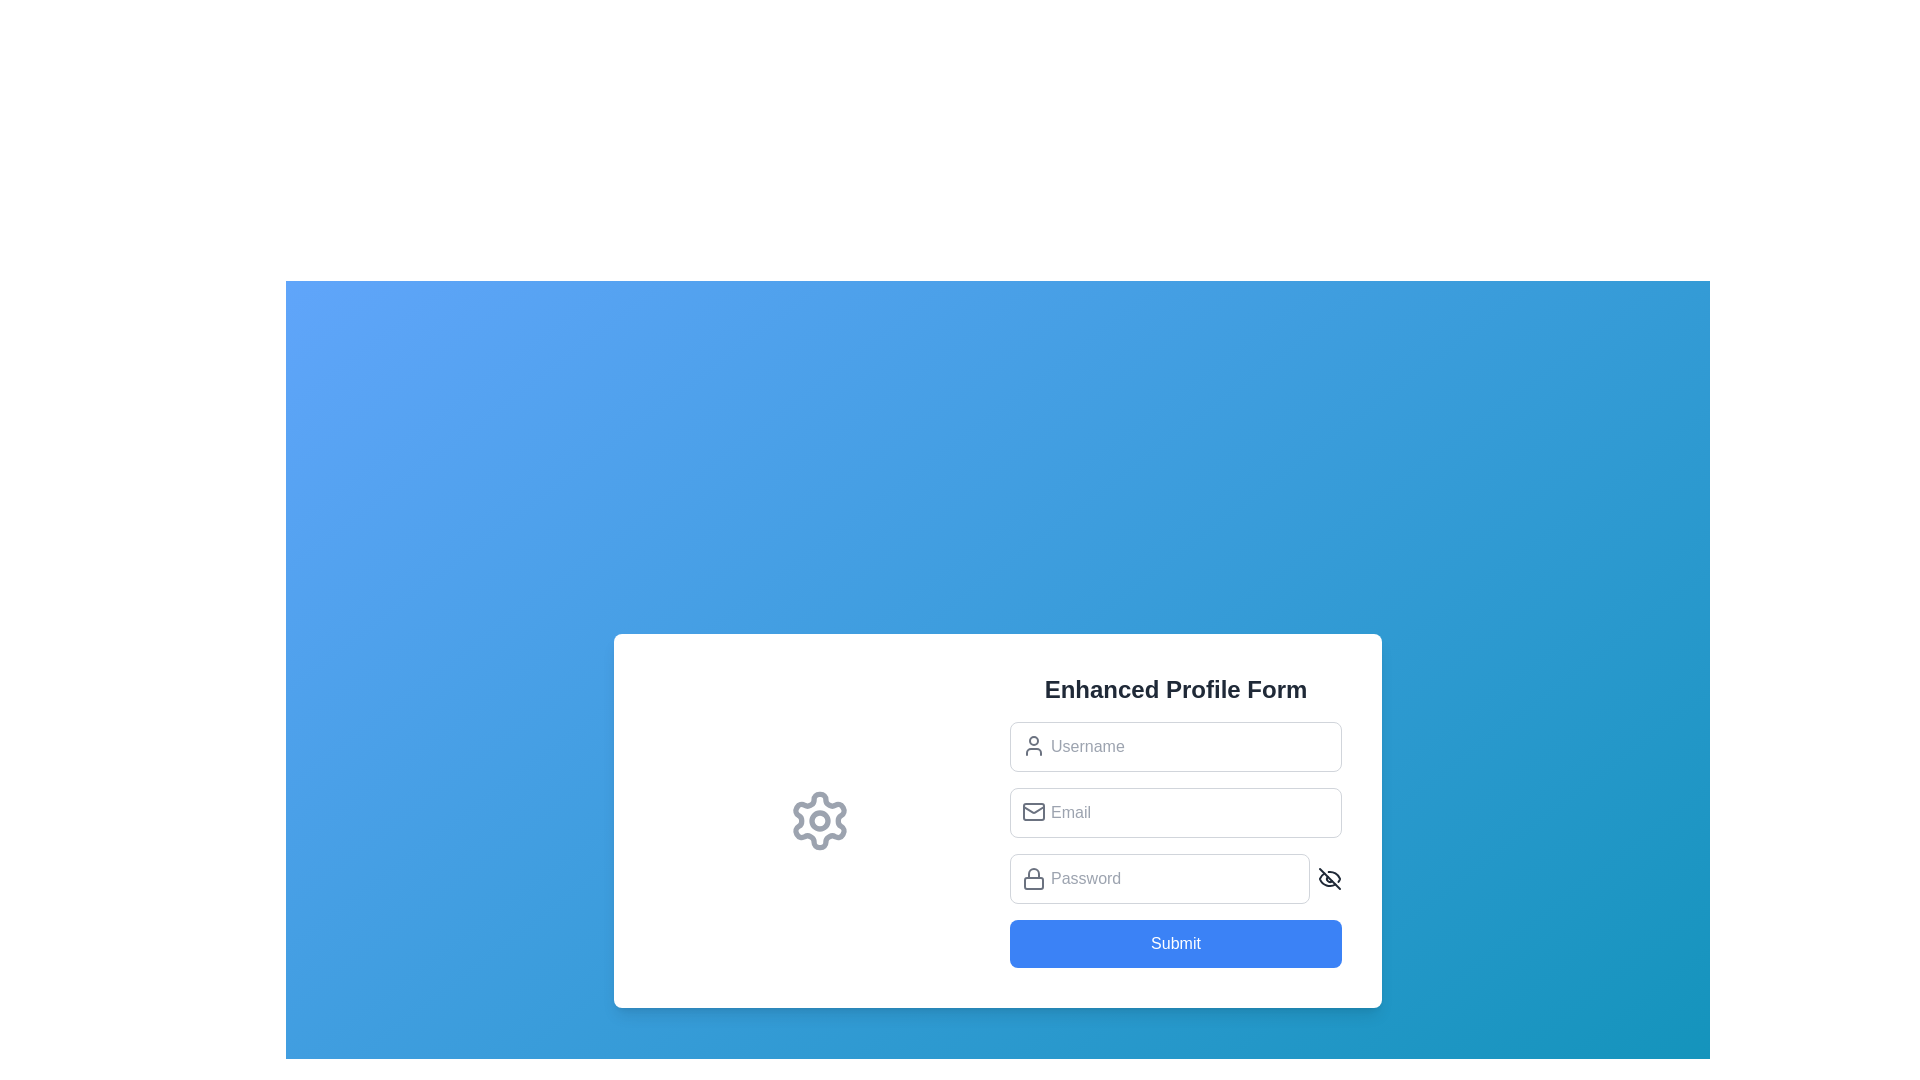  Describe the element at coordinates (1033, 812) in the screenshot. I see `the SVG rectangle that visually indicates the purpose of the adjacent email input field, located on the left side of the 'Email' input field` at that location.